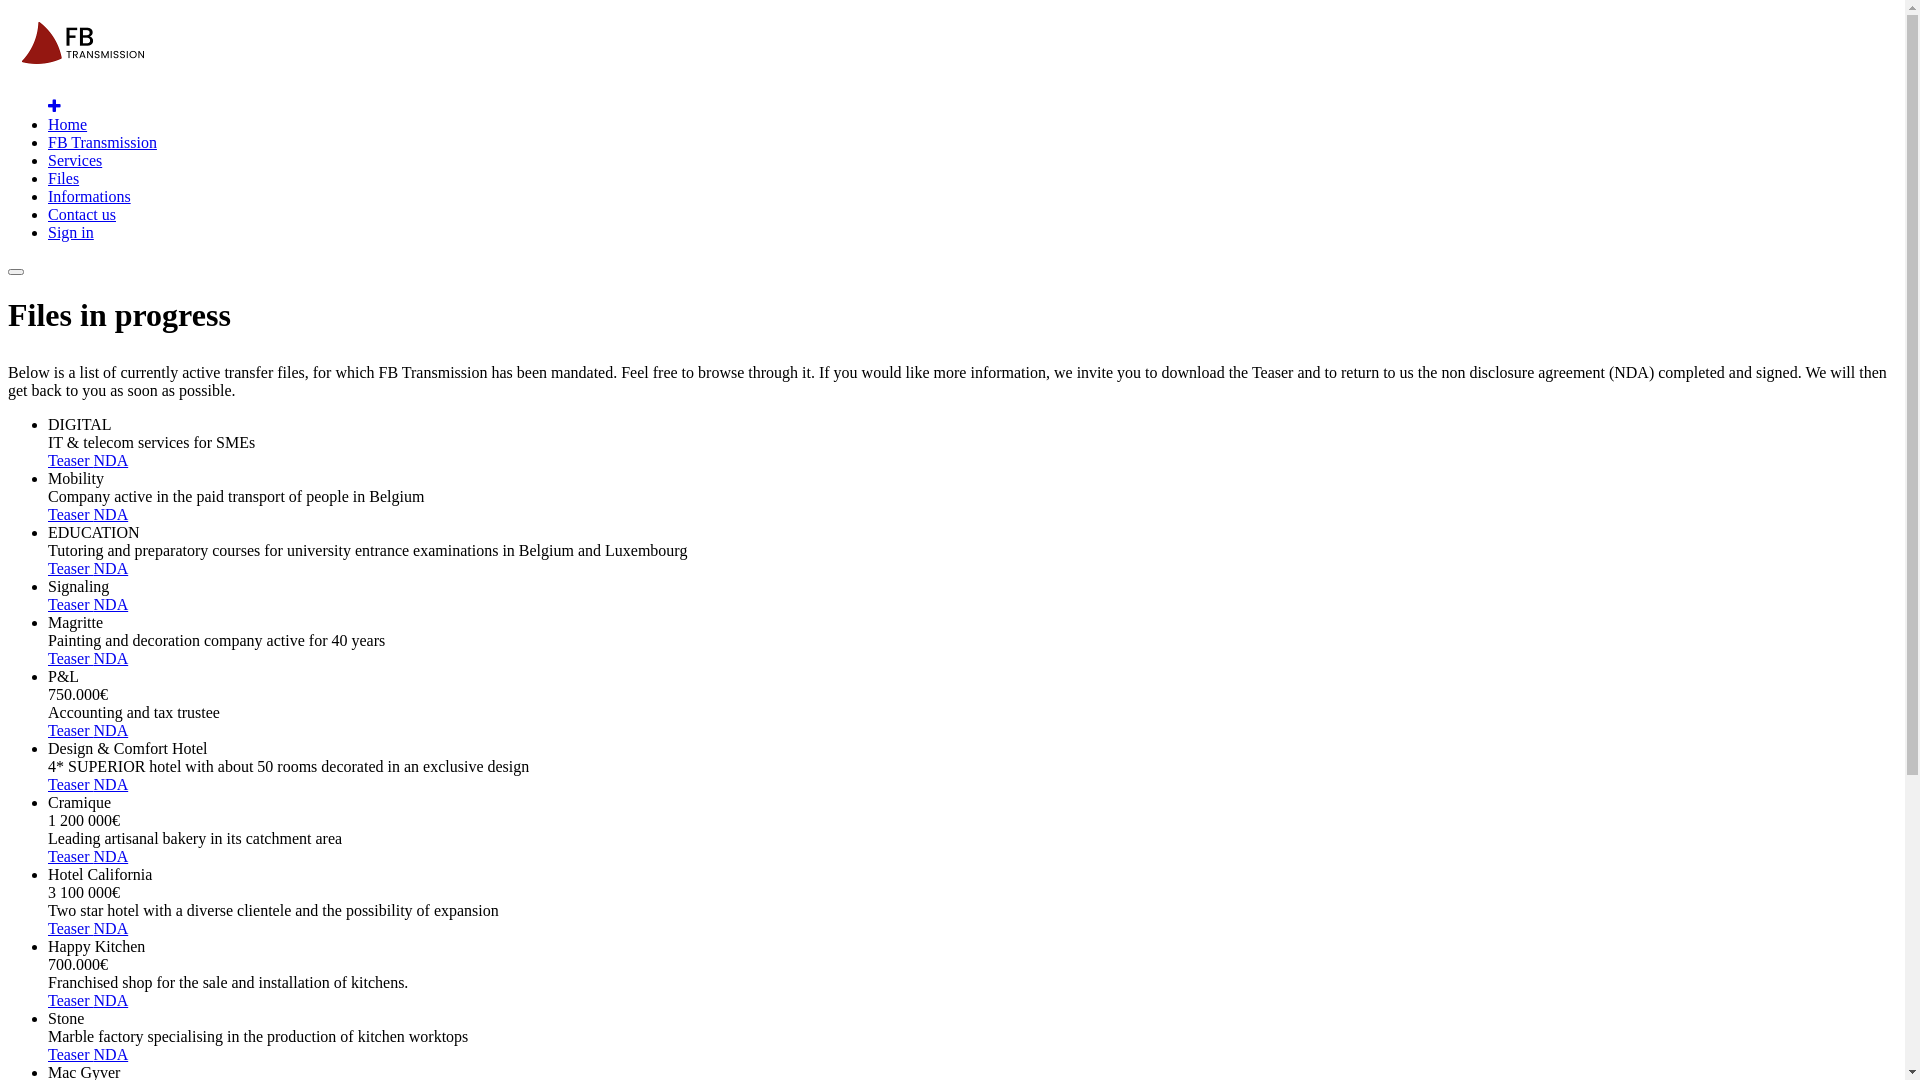 Image resolution: width=1920 pixels, height=1080 pixels. I want to click on 'NDA', so click(110, 1053).